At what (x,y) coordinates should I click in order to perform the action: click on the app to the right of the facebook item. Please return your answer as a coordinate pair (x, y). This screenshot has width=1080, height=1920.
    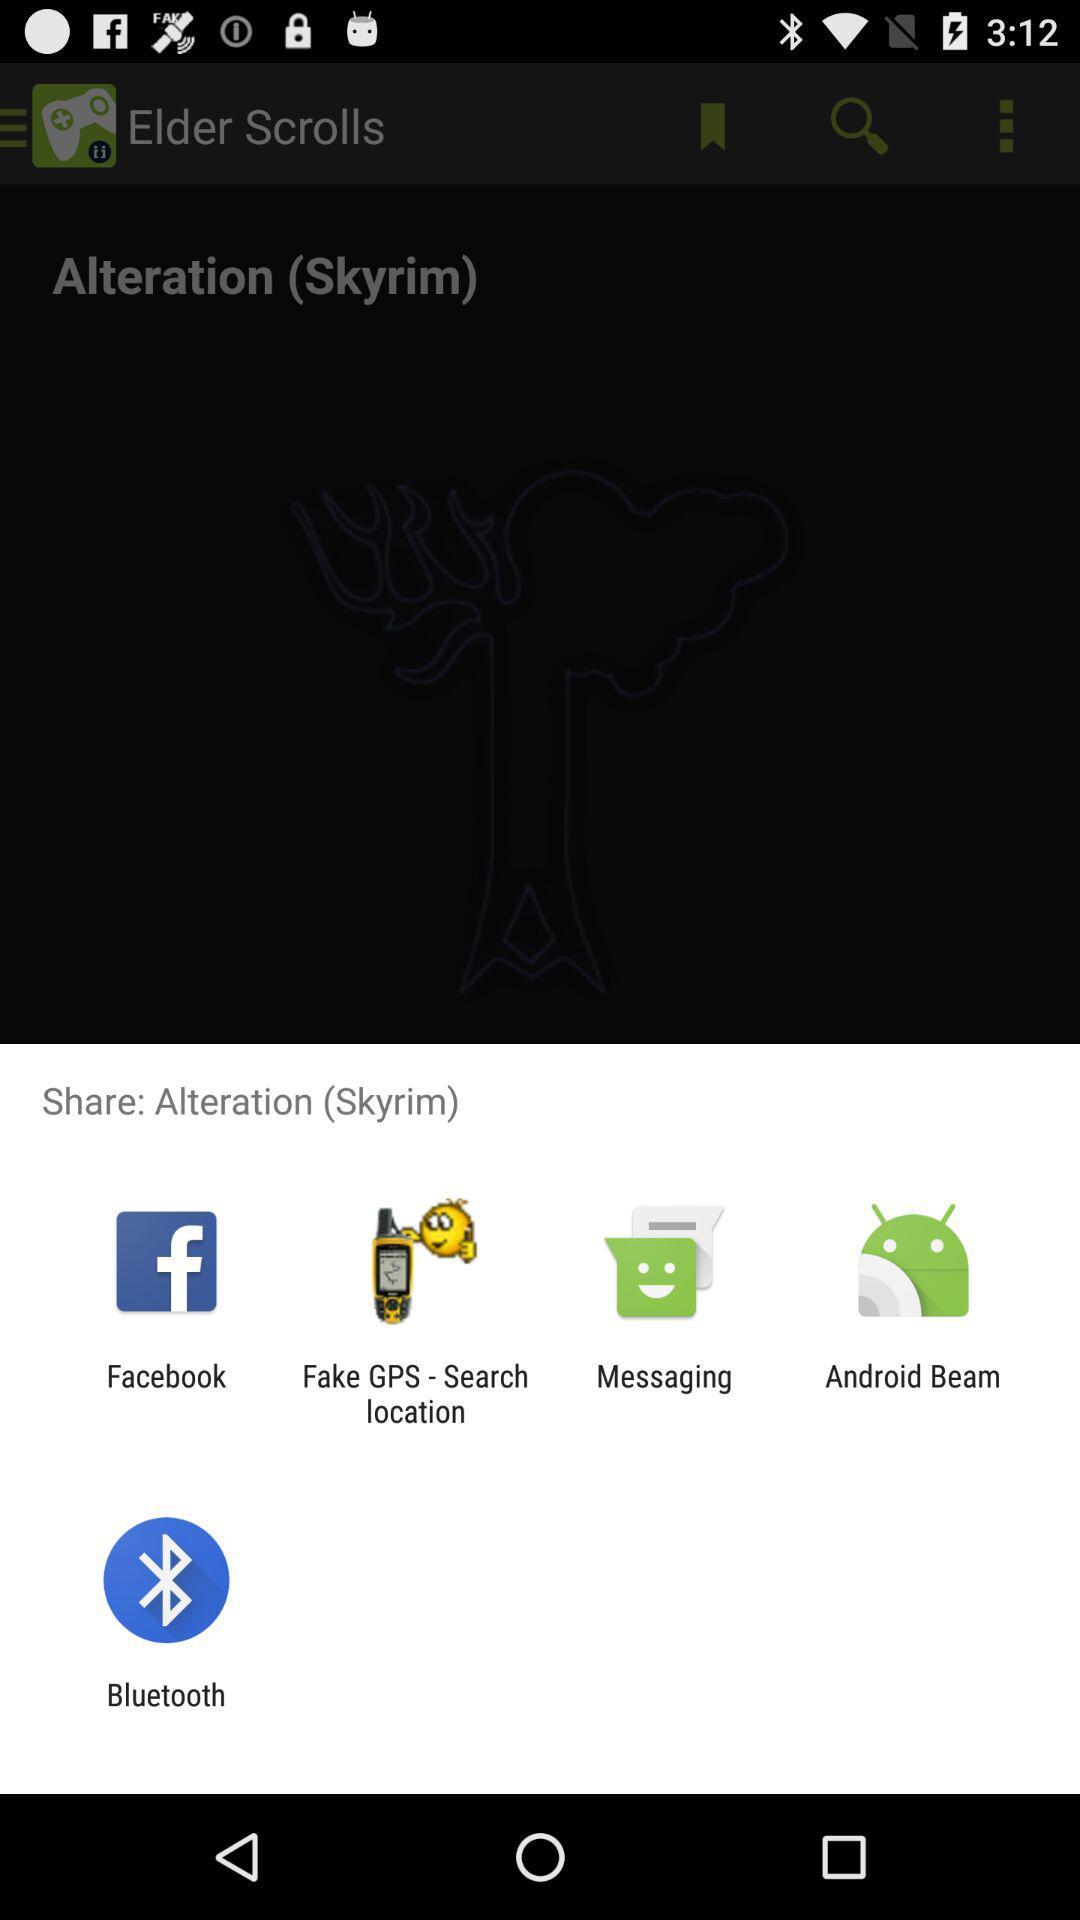
    Looking at the image, I should click on (414, 1392).